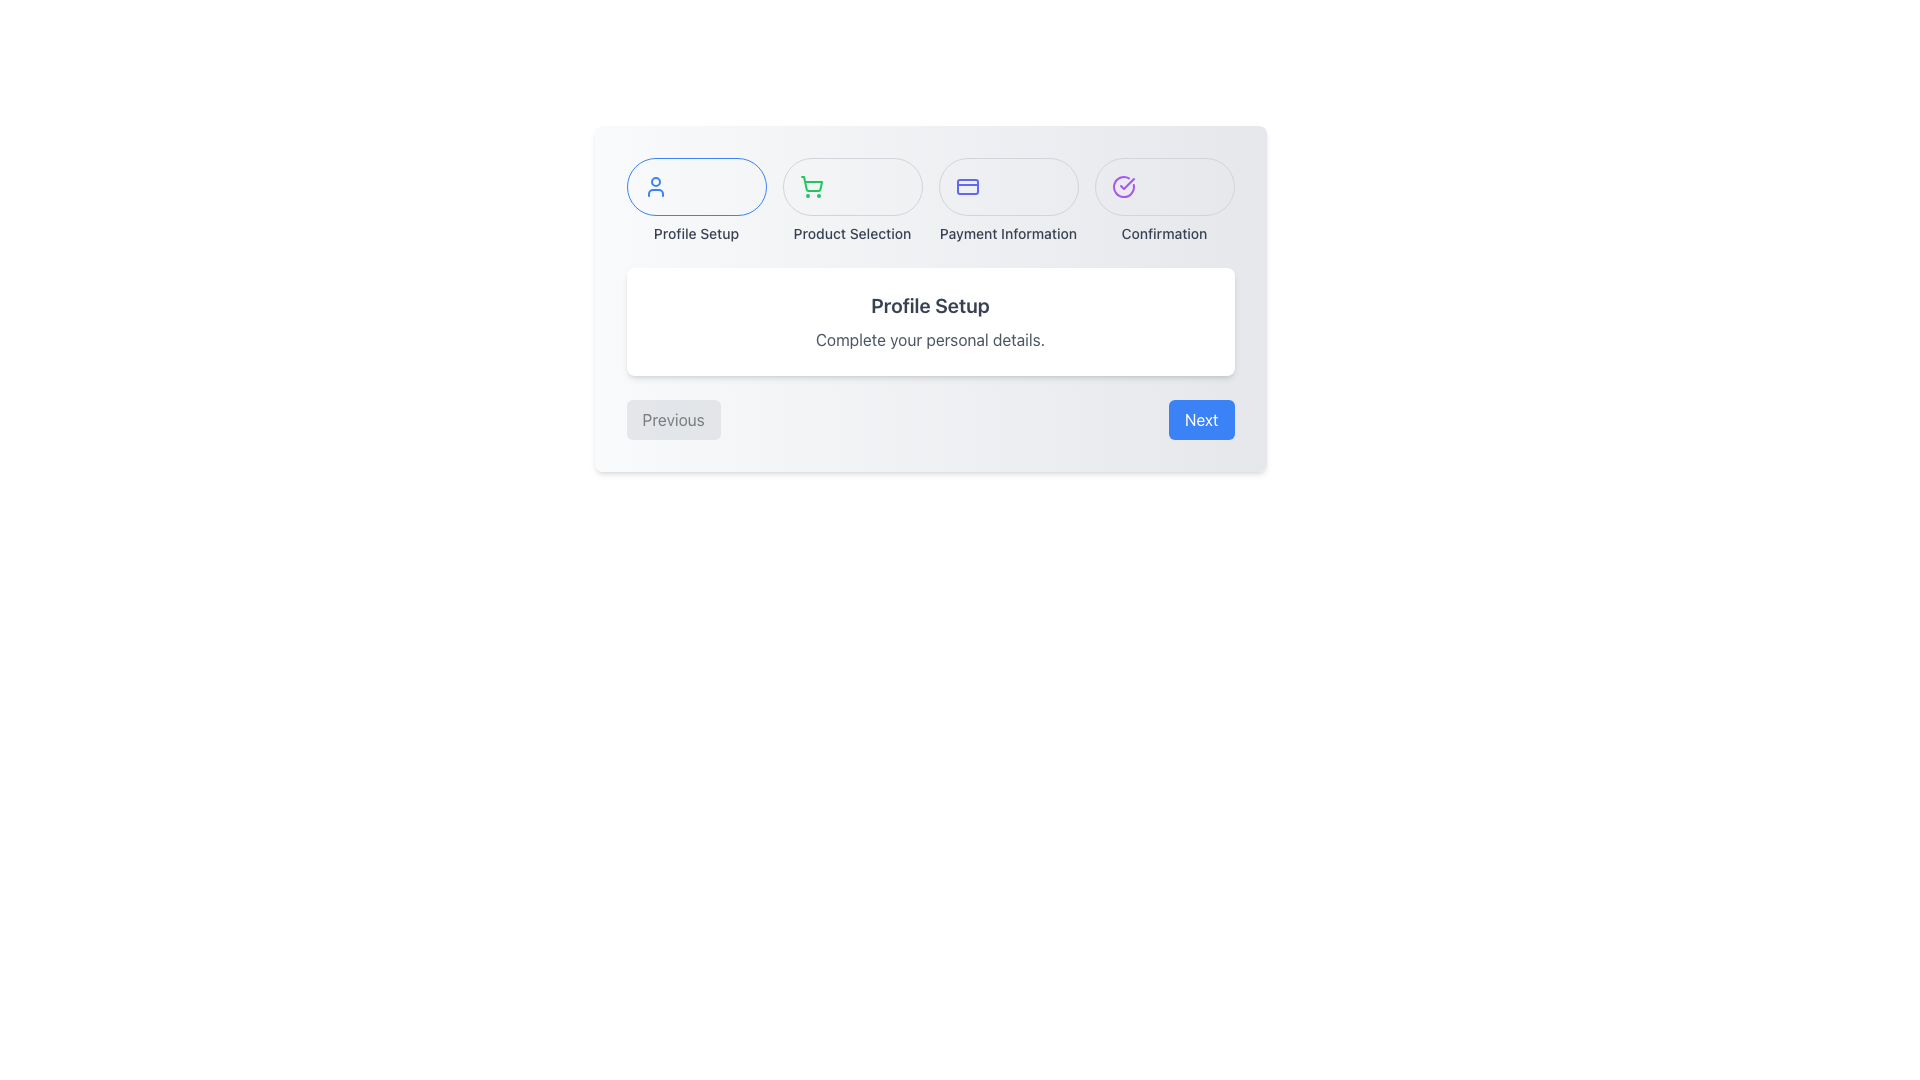 The image size is (1920, 1080). What do you see at coordinates (655, 186) in the screenshot?
I see `the user profile icon, which is a blue minimalistic representation of a head and shoulders, located next to the 'Profile Setup' label` at bounding box center [655, 186].